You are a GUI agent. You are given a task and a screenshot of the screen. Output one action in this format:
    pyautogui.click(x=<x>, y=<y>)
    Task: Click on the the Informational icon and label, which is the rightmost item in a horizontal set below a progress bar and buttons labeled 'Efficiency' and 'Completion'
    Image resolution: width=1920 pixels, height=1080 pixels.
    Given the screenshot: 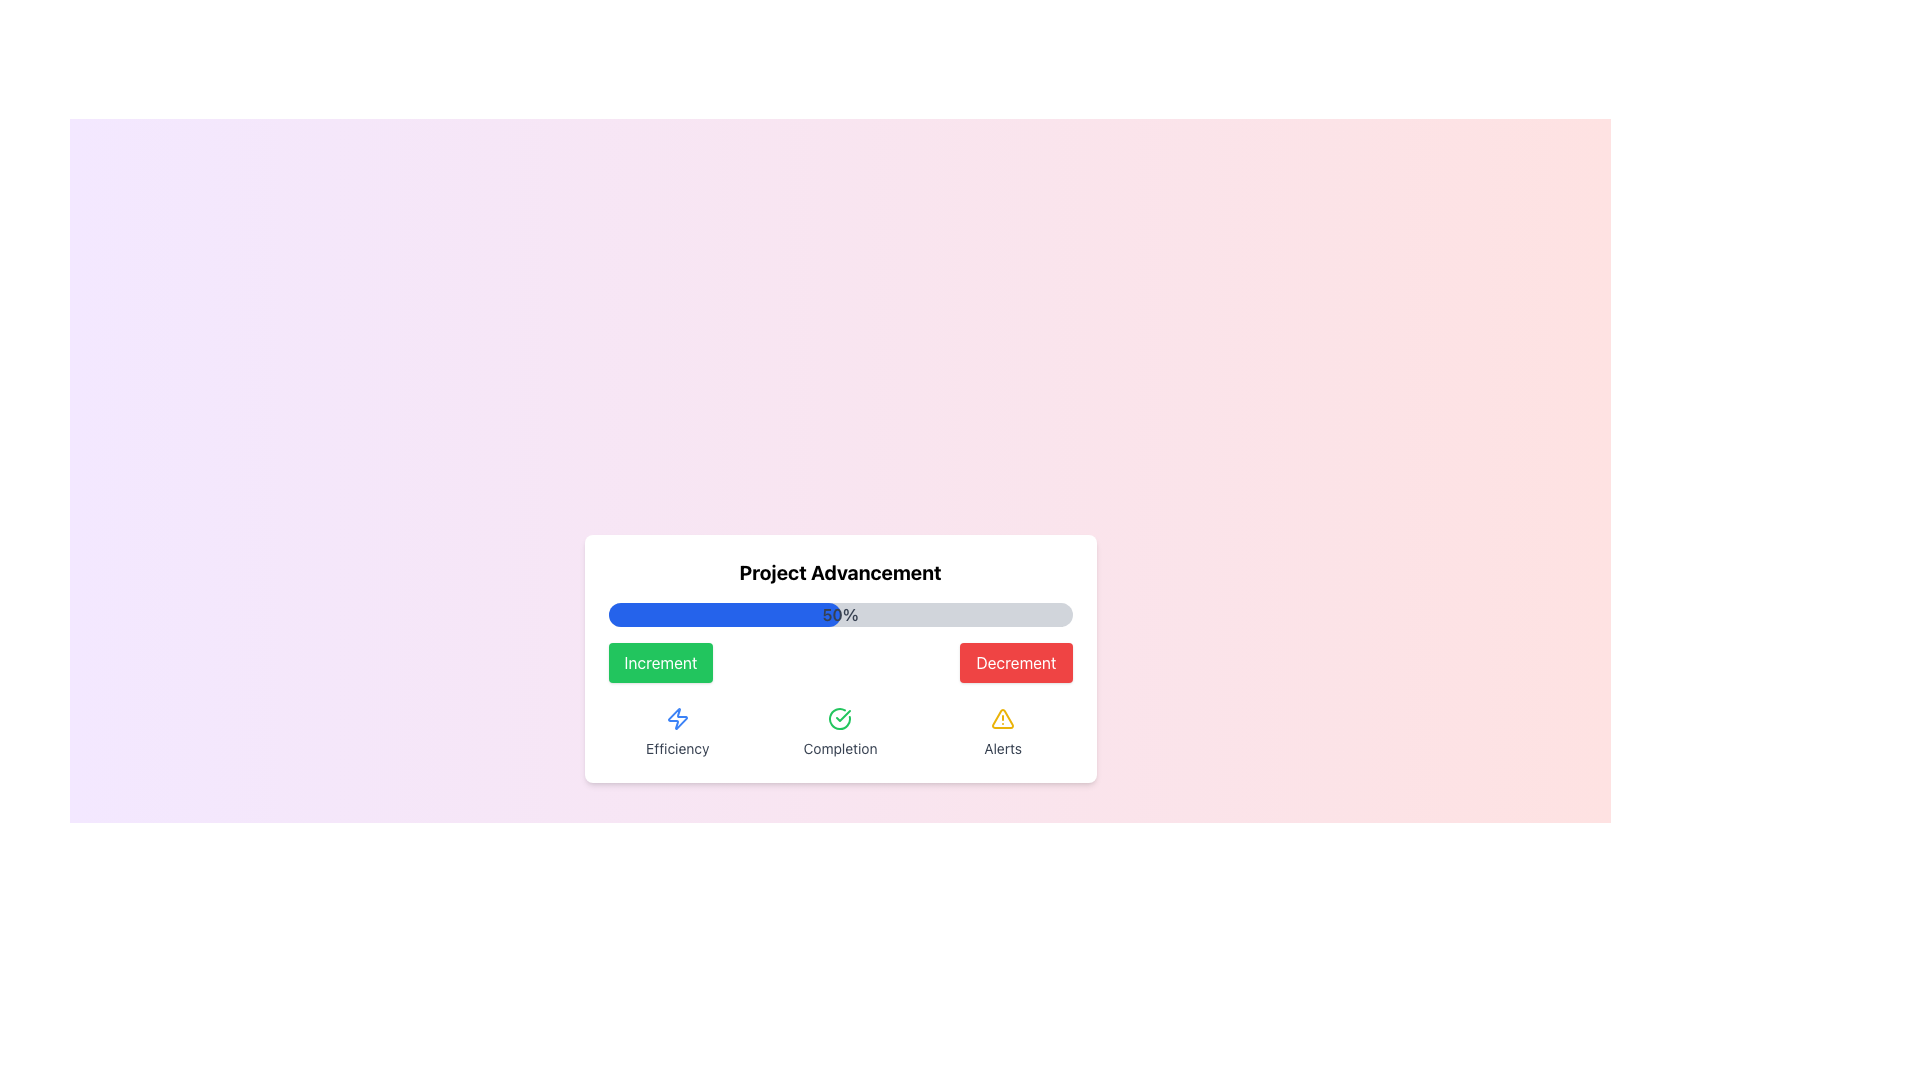 What is the action you would take?
    pyautogui.click(x=1003, y=732)
    